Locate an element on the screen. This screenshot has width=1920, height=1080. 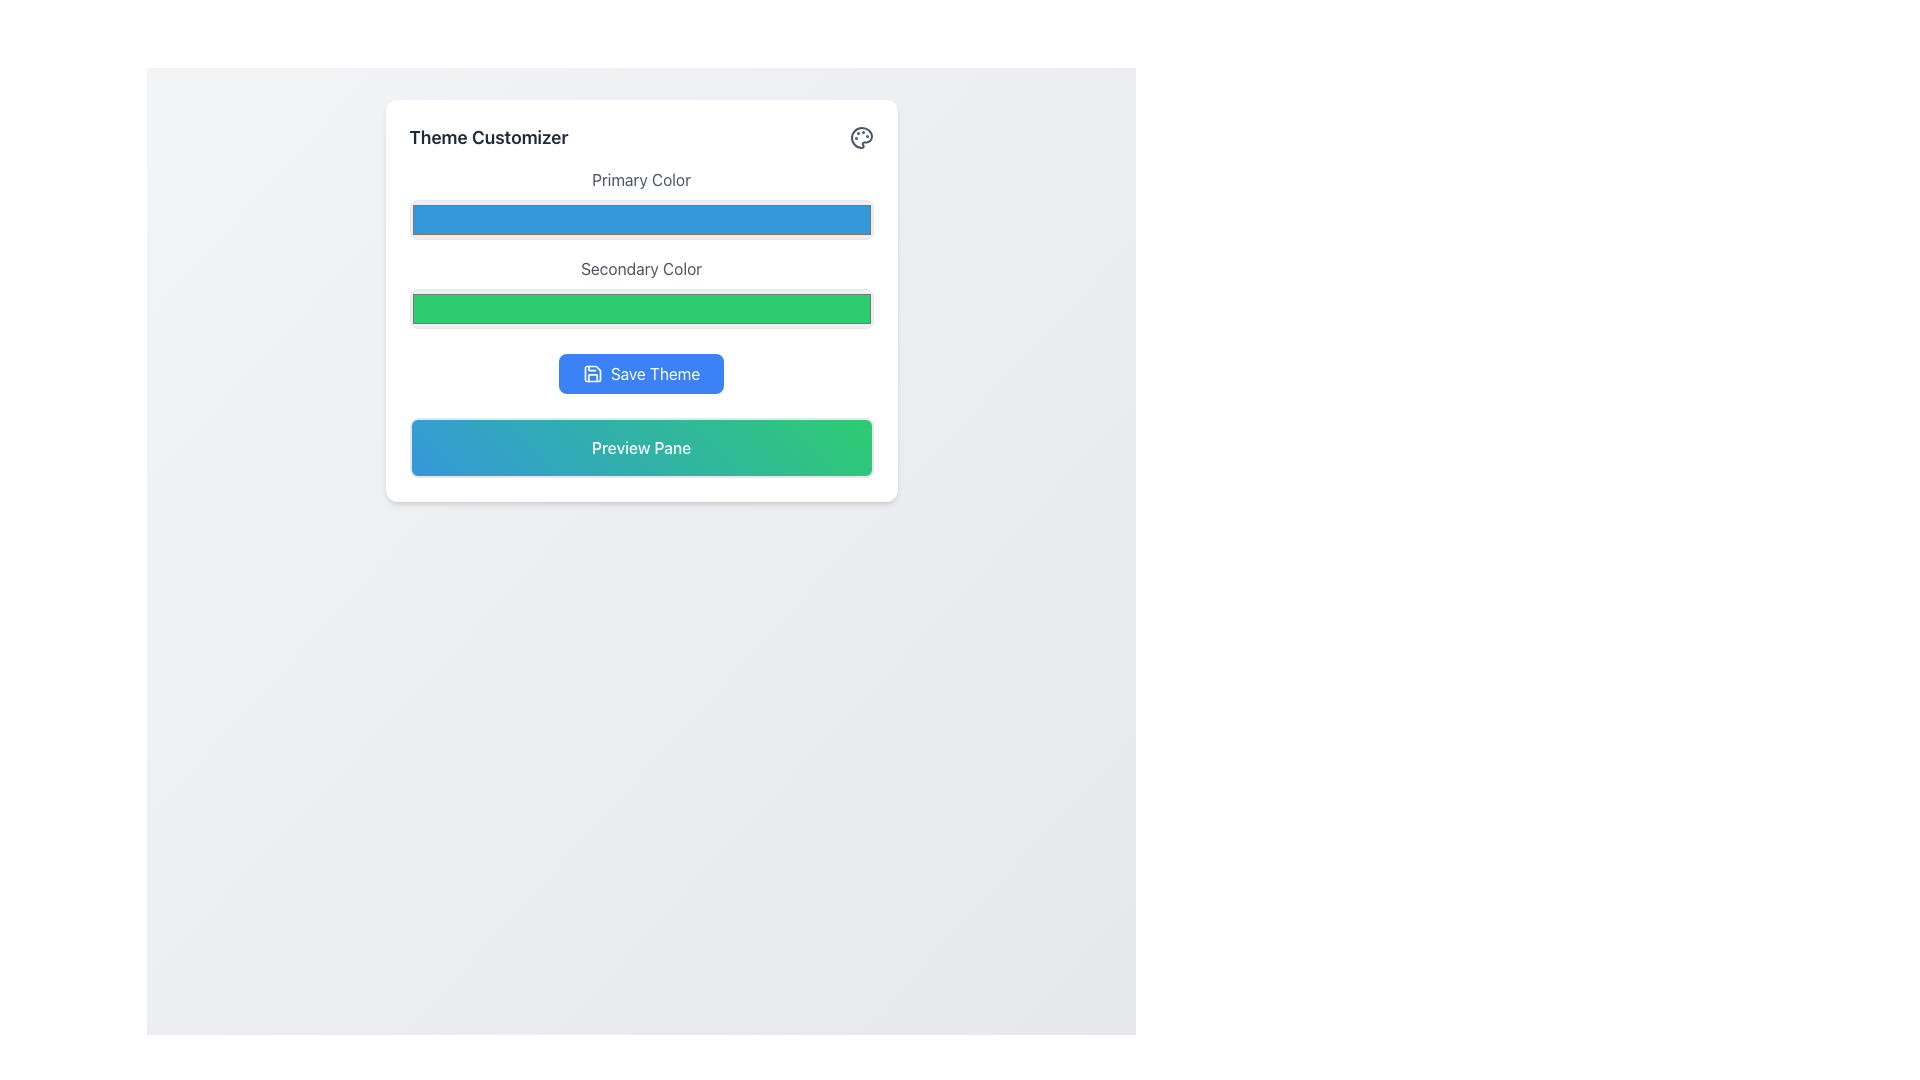
the descriptive informational label located at the bottom center of the structured panel, beneath the 'Save Theme' button is located at coordinates (641, 446).